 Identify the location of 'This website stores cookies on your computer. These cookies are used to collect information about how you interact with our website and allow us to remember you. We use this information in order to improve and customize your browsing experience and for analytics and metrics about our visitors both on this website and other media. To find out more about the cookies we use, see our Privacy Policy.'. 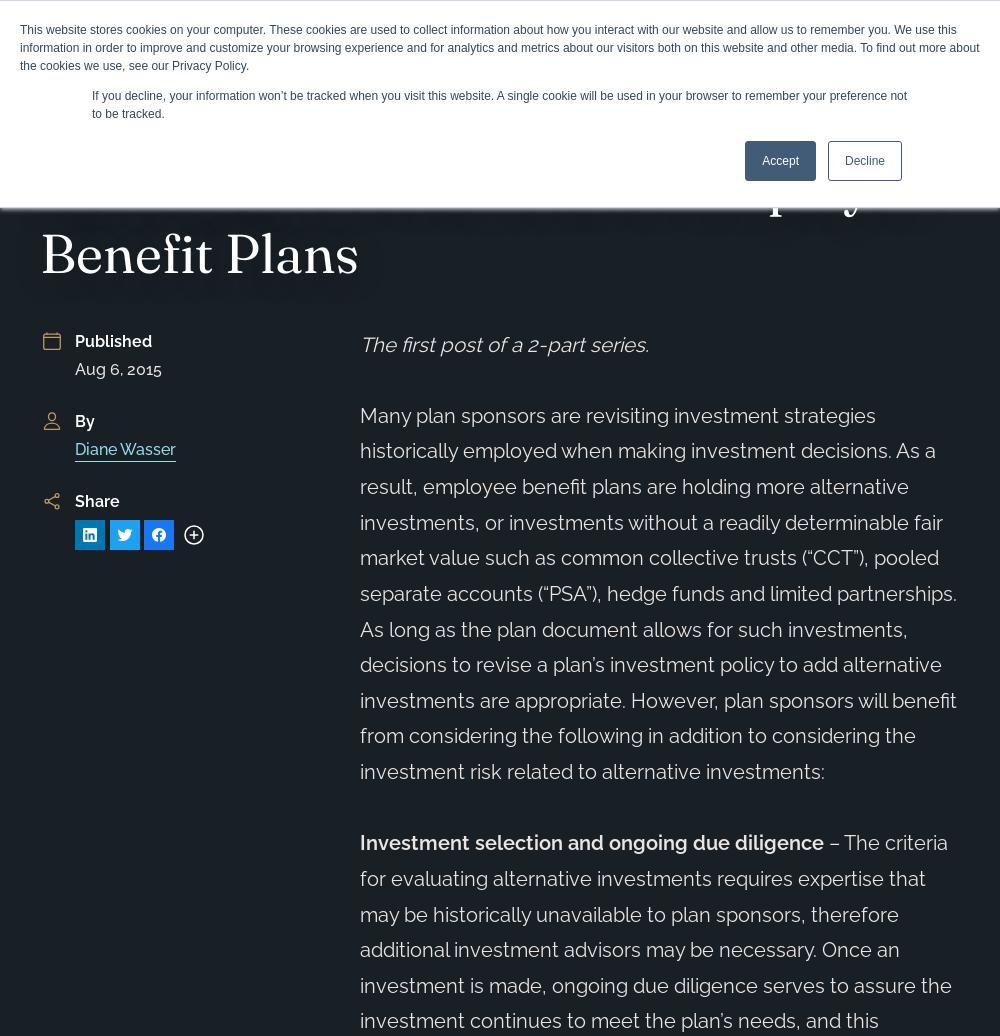
(498, 47).